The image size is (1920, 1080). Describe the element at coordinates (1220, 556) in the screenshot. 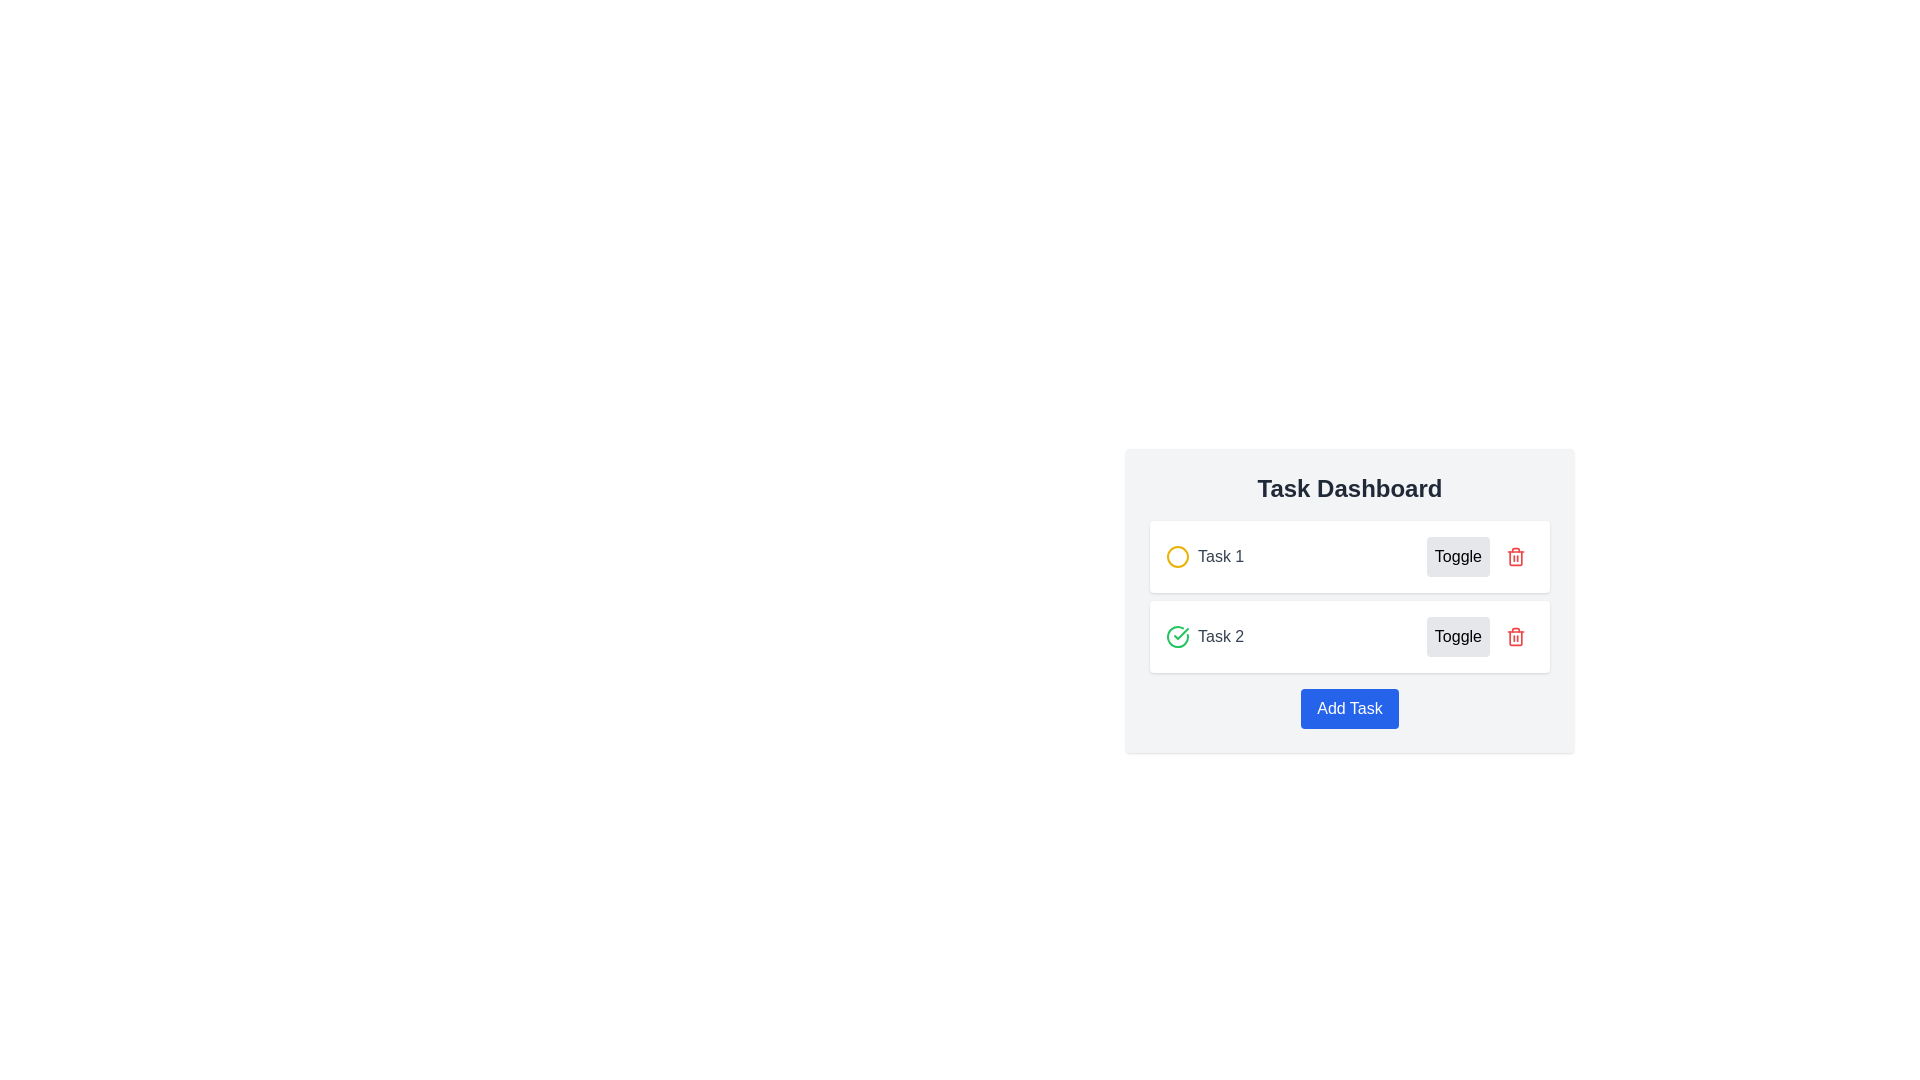

I see `text label for 'Task 1' which describes the corresponding item in the task list, positioned to the right of a yellow circular icon and aligned to the left of the 'Toggle' and delete buttons in the first row of the task list under 'Task Dashboard'` at that location.